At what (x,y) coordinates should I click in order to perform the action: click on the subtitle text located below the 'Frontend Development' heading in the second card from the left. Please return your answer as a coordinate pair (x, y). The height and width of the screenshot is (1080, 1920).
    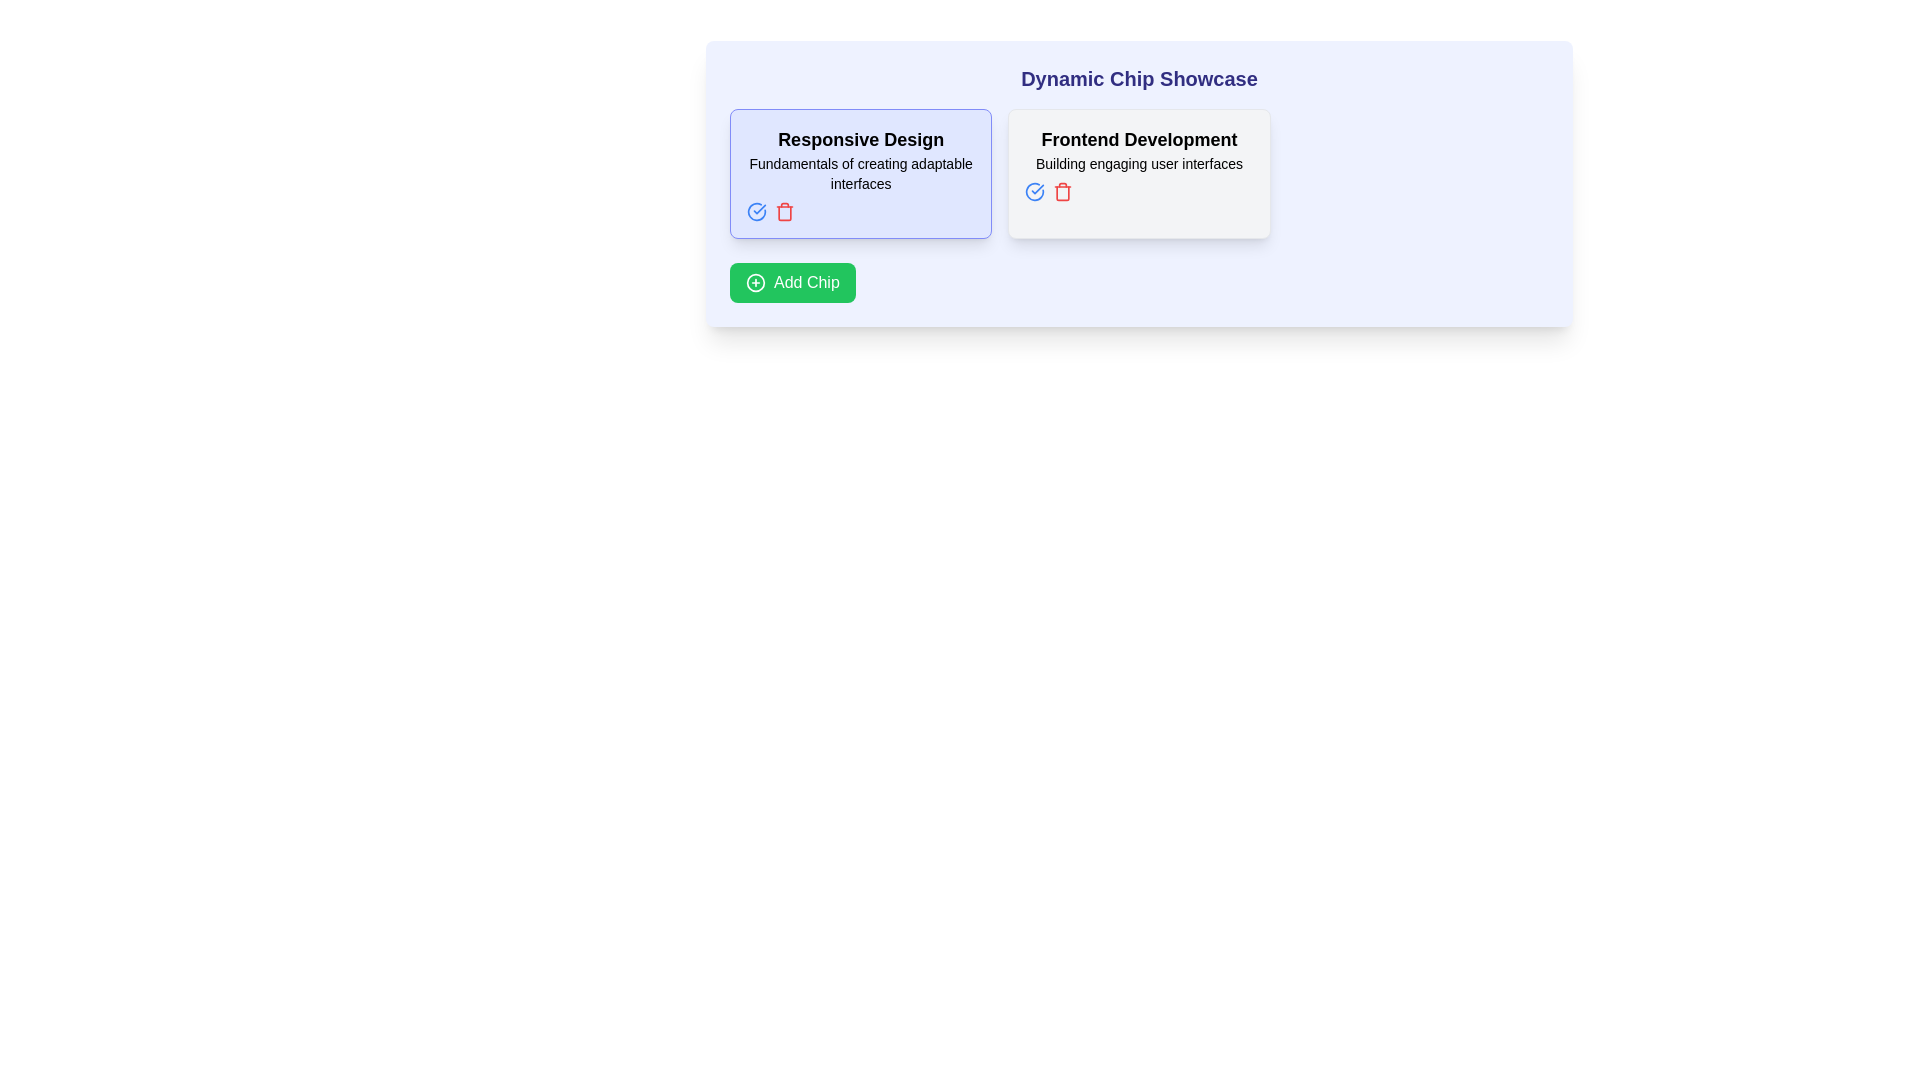
    Looking at the image, I should click on (1139, 163).